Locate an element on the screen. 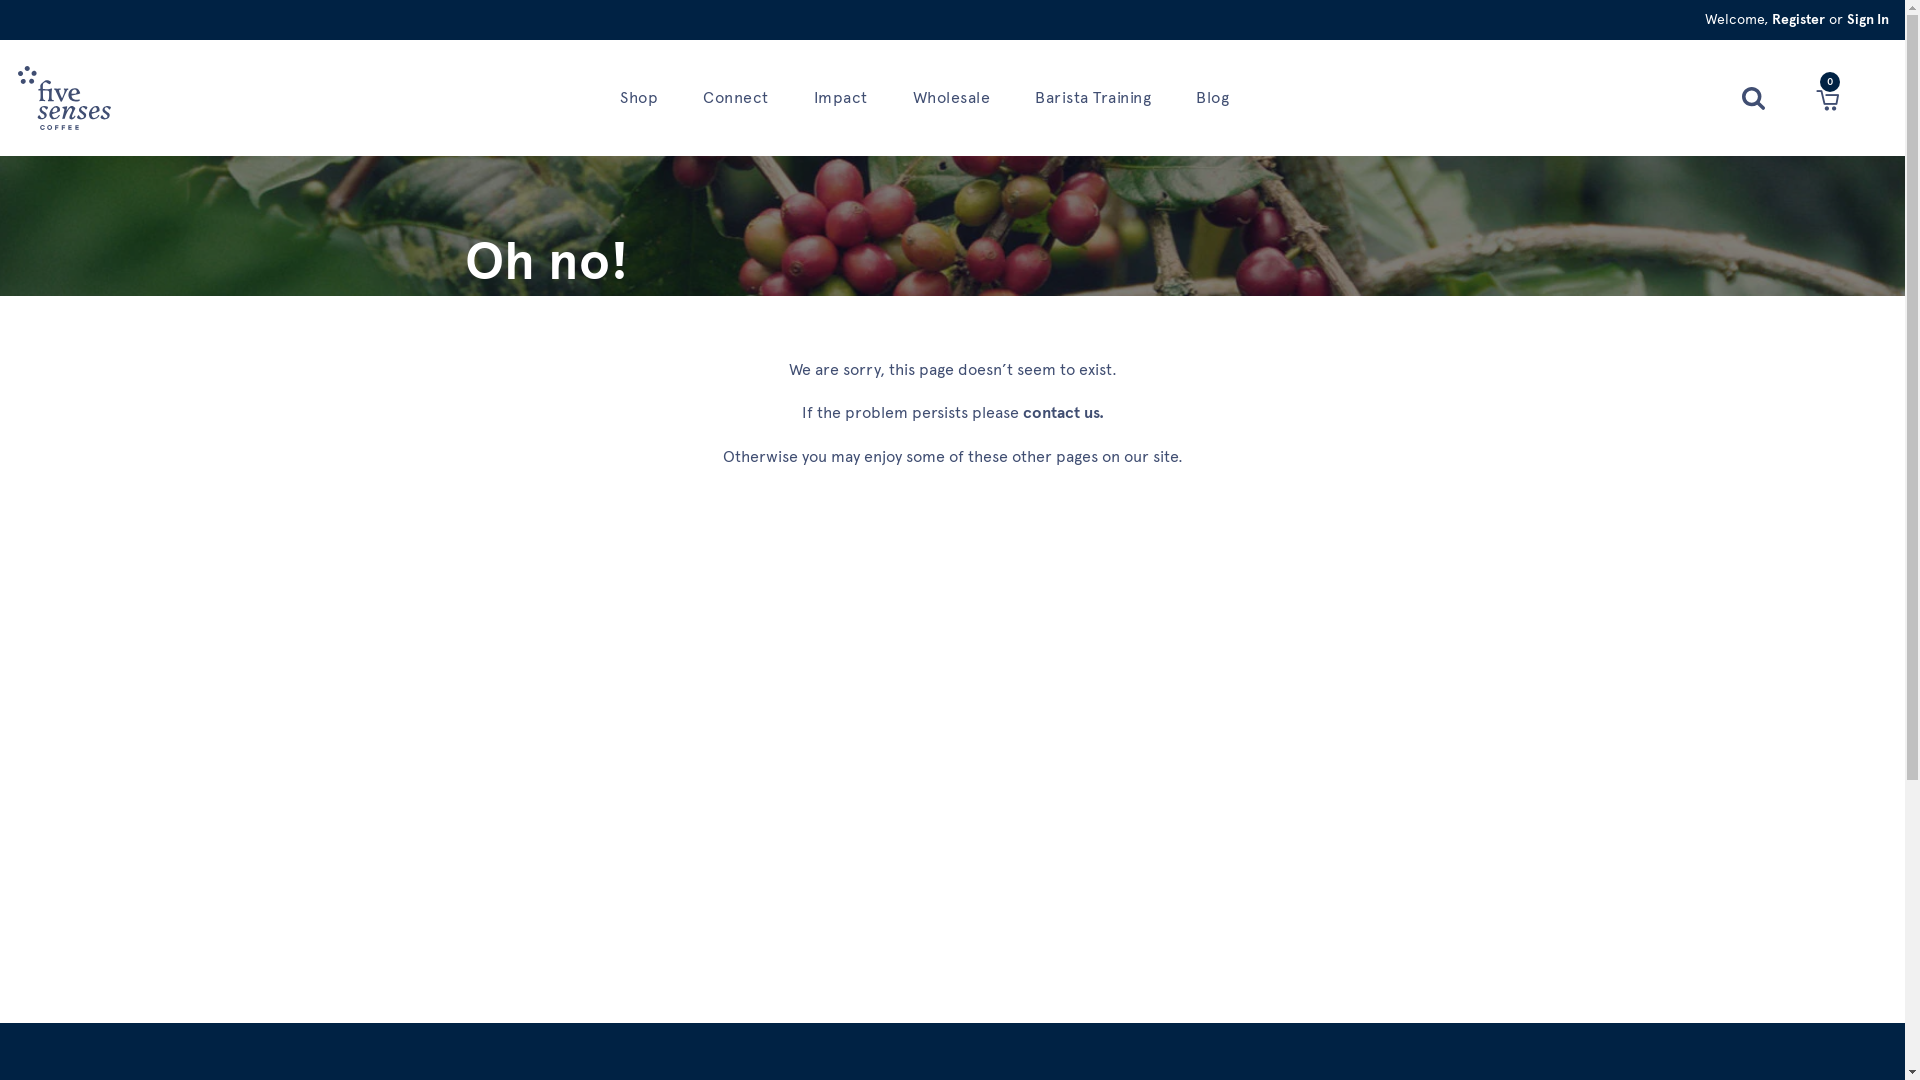  'Barista Training' is located at coordinates (1094, 97).